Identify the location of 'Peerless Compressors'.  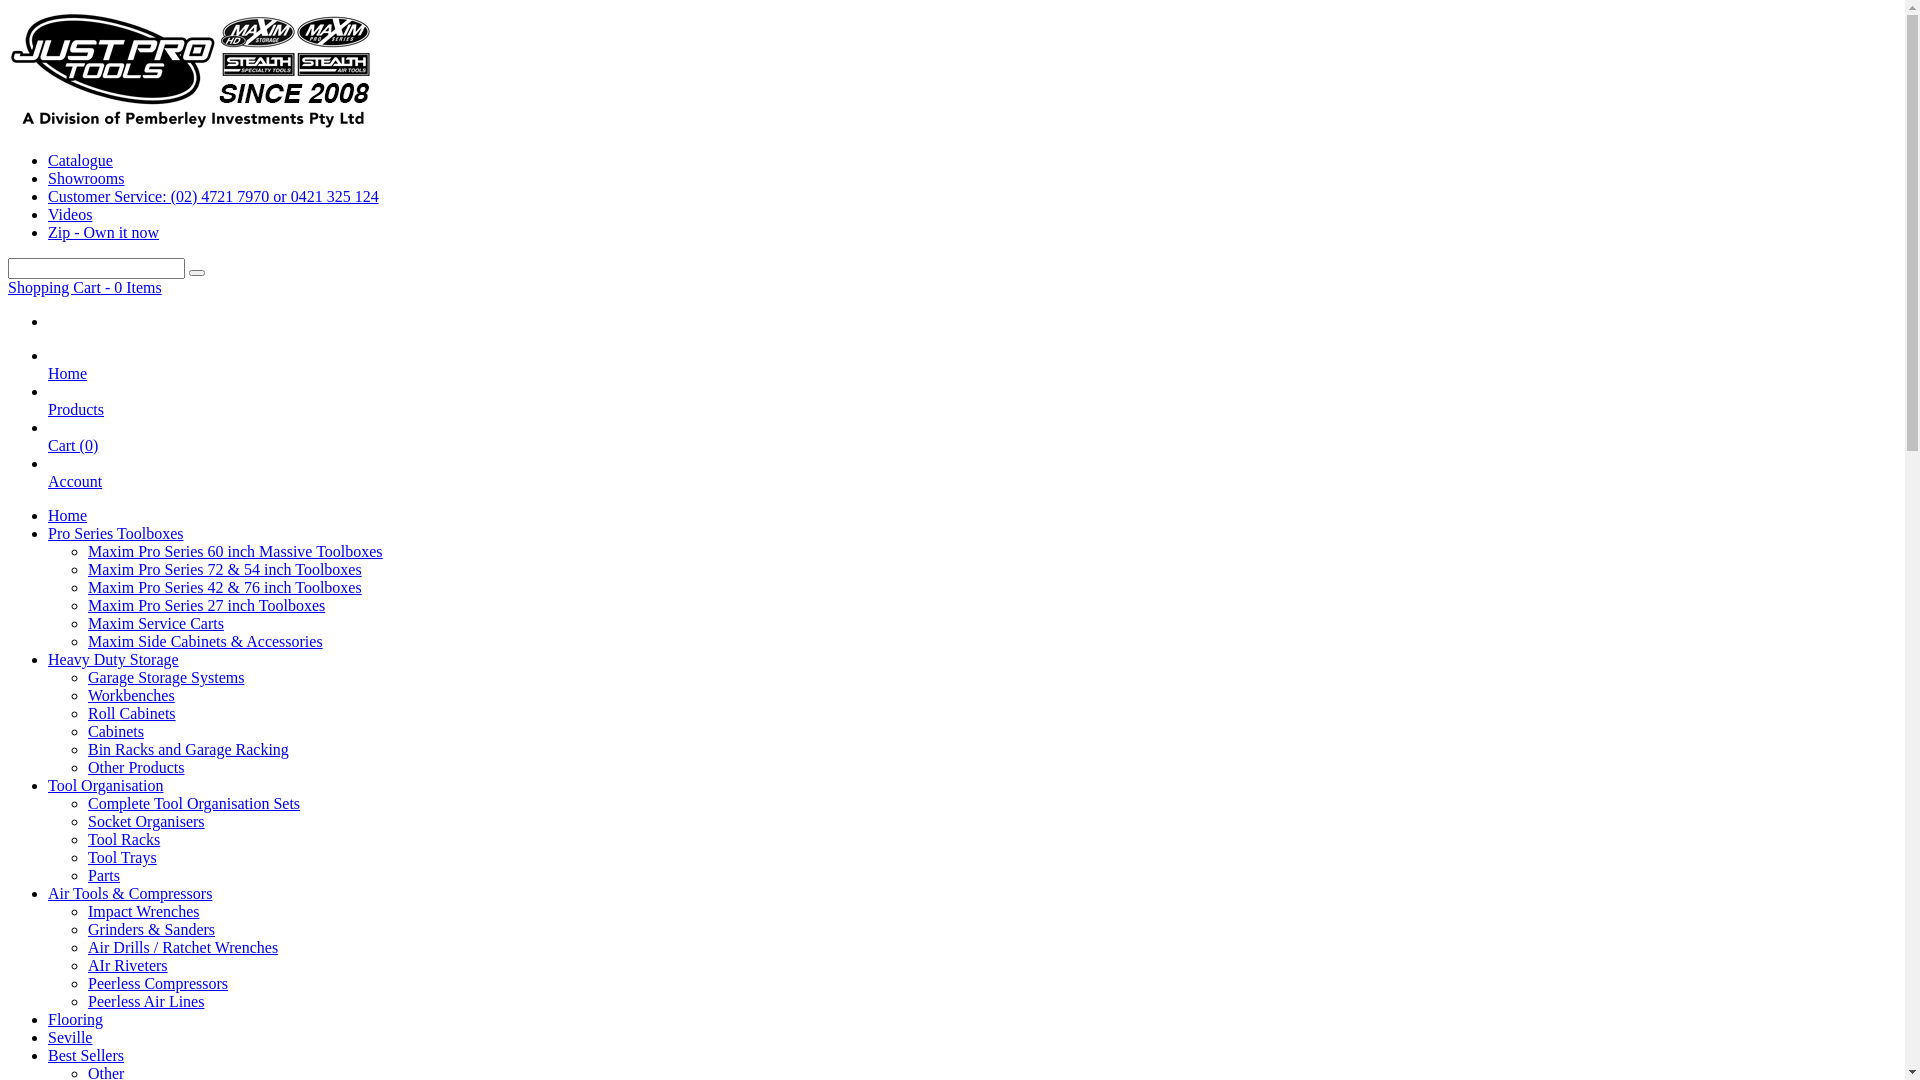
(157, 982).